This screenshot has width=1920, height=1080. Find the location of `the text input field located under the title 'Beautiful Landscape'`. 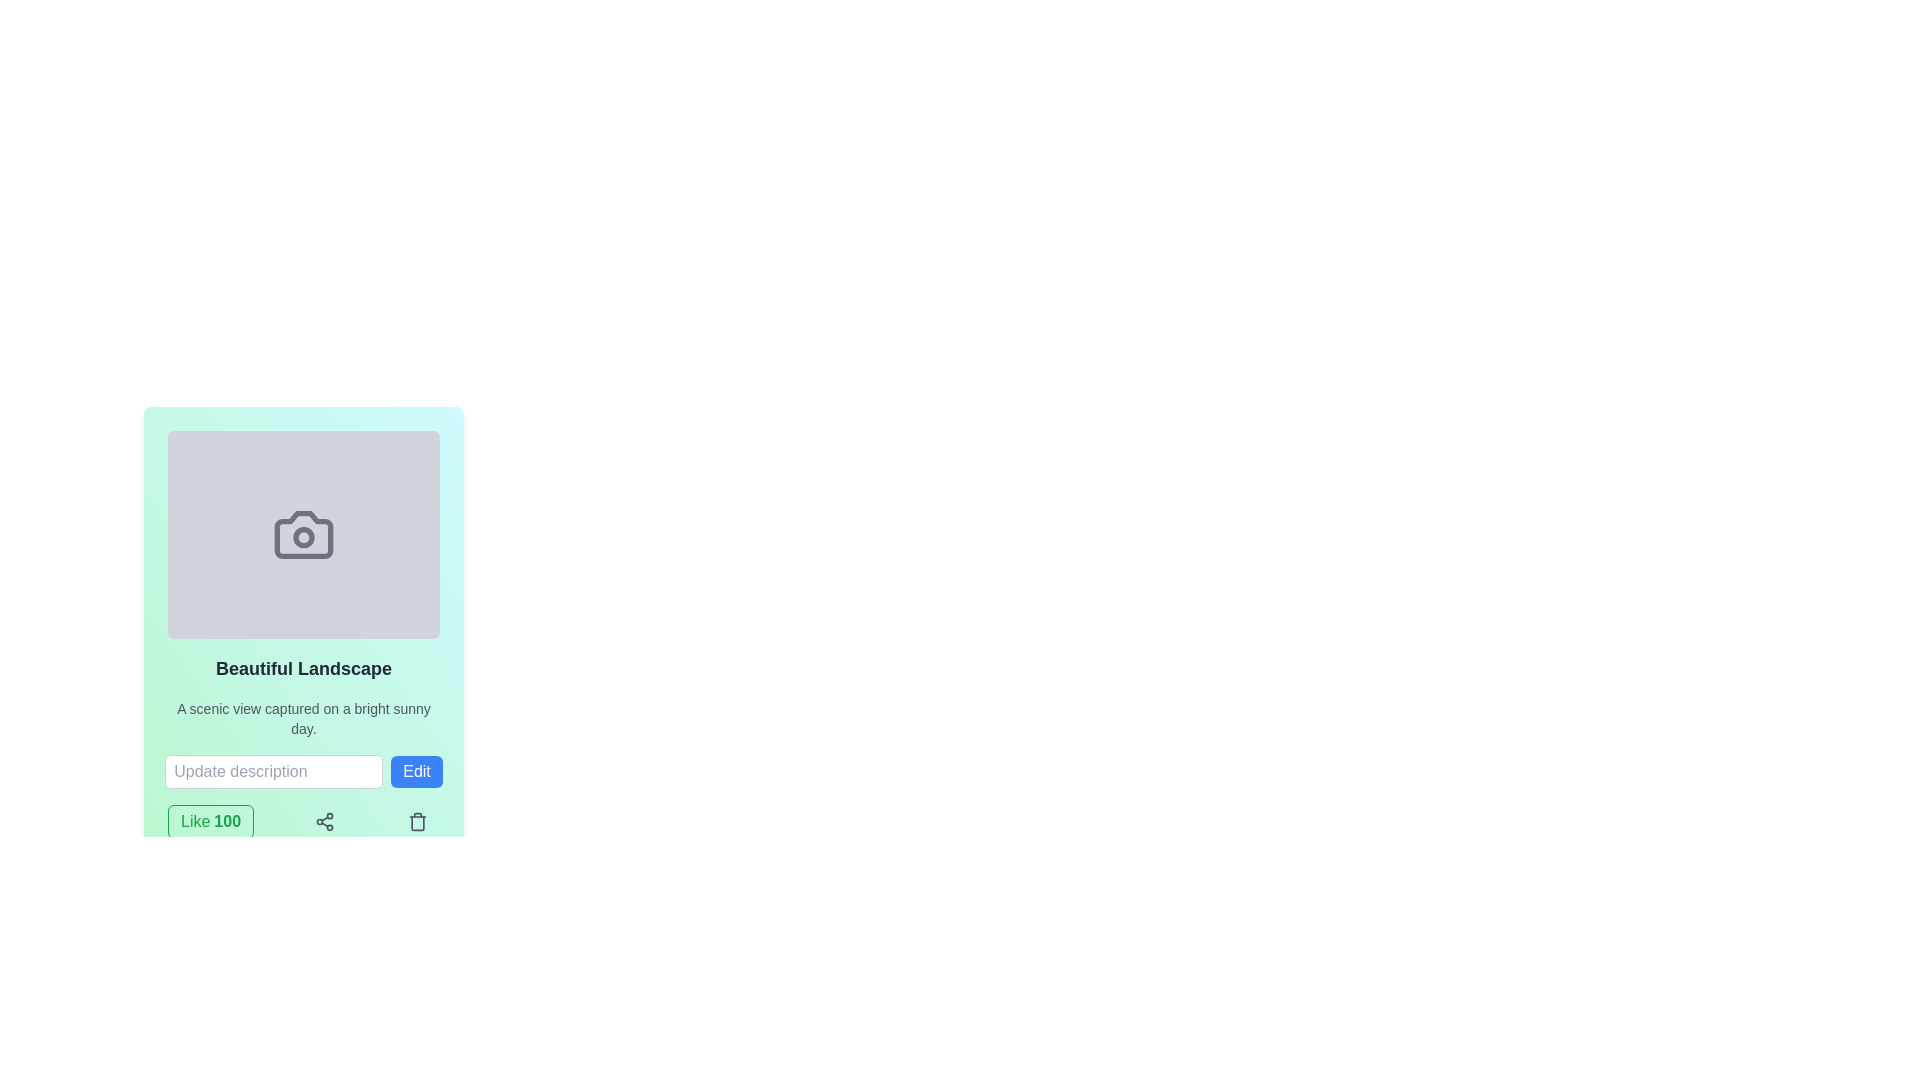

the text input field located under the title 'Beautiful Landscape' is located at coordinates (302, 770).